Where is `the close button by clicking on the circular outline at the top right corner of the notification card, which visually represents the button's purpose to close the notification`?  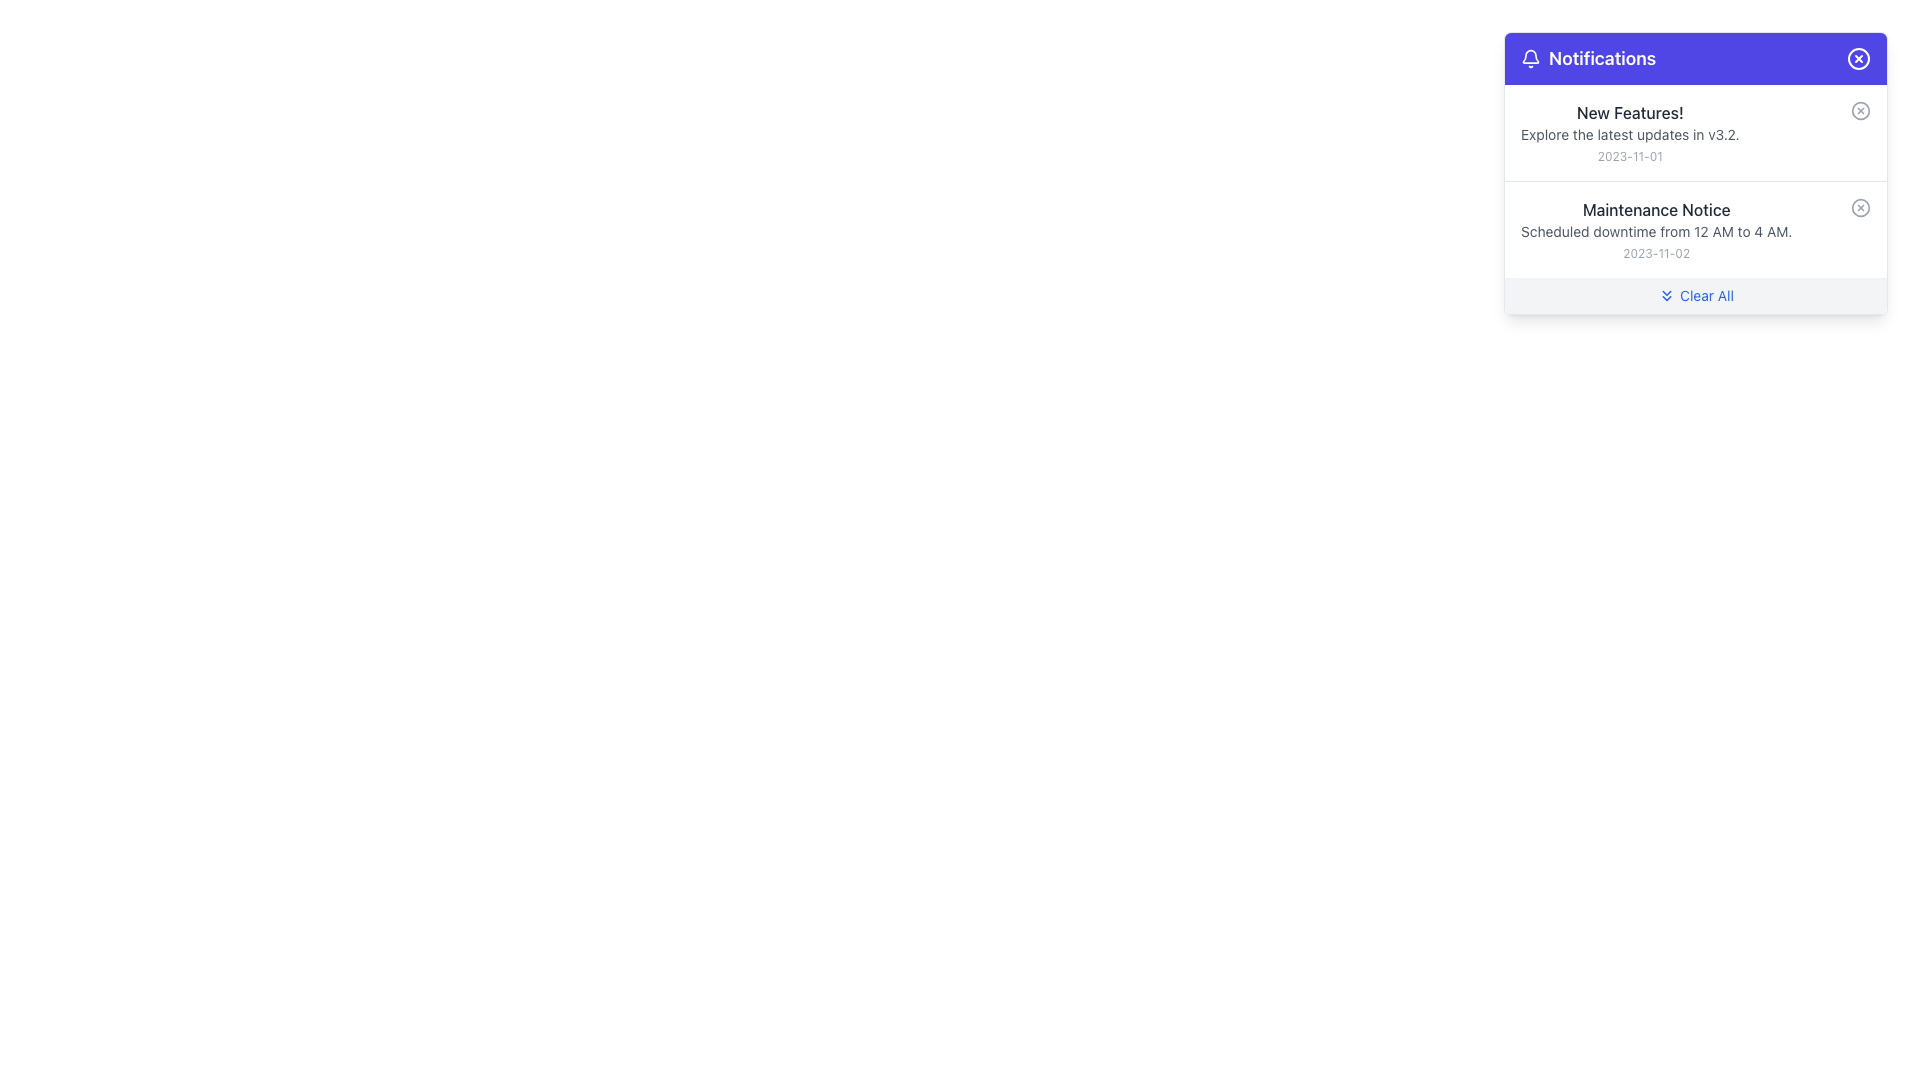
the close button by clicking on the circular outline at the top right corner of the notification card, which visually represents the button's purpose to close the notification is located at coordinates (1860, 111).